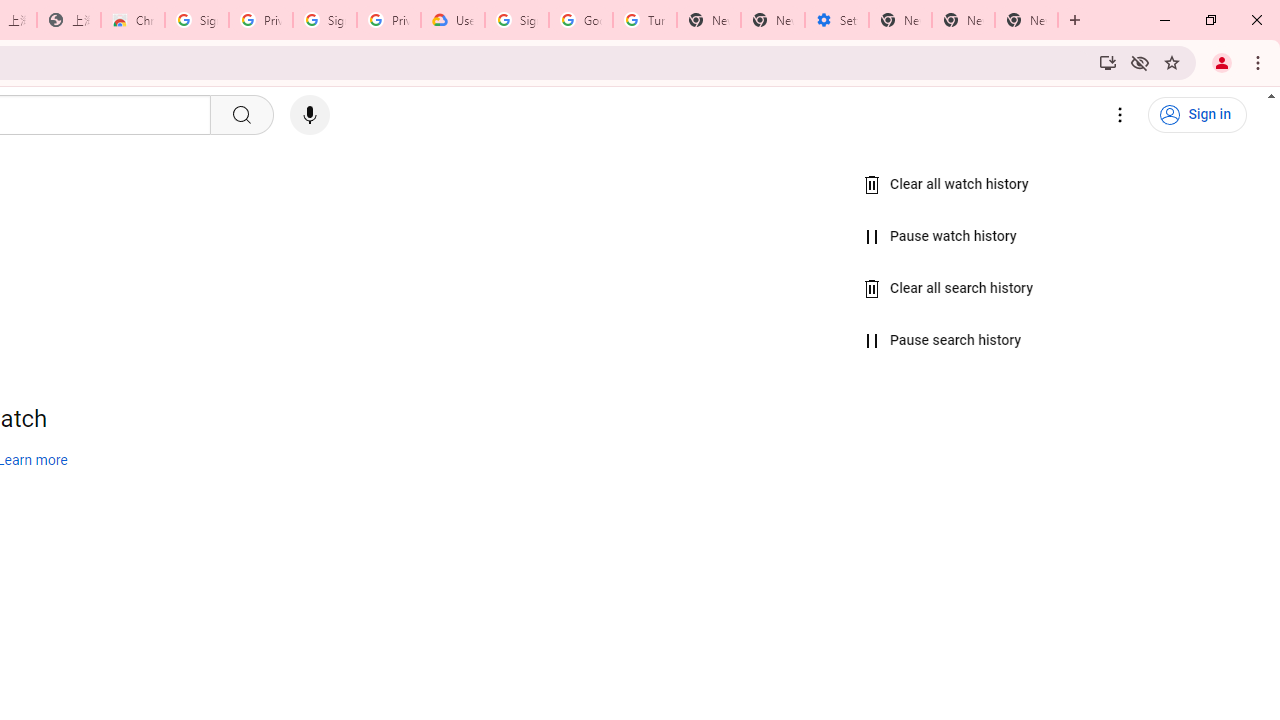  I want to click on 'Turn cookies on or off - Computer - Google Account Help', so click(645, 20).